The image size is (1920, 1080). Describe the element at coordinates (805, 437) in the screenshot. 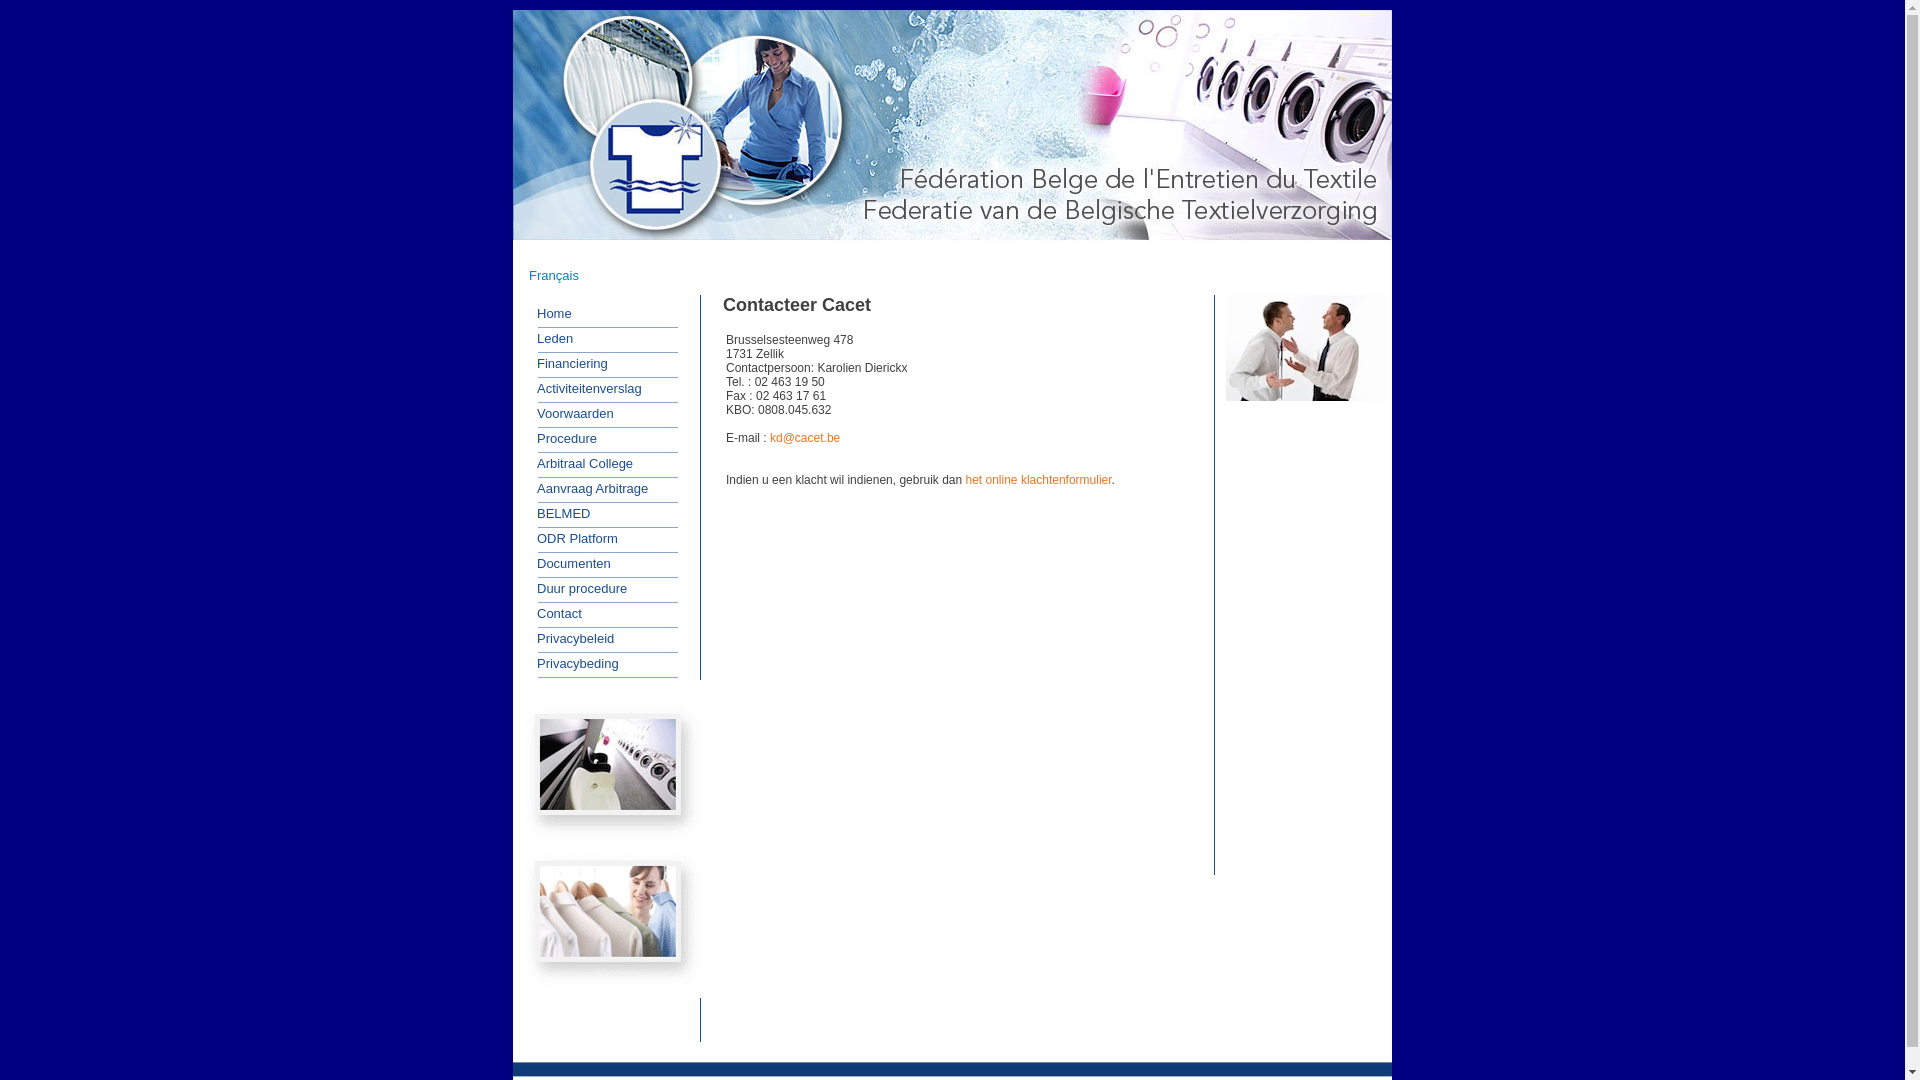

I see `'kd@cacet.be'` at that location.